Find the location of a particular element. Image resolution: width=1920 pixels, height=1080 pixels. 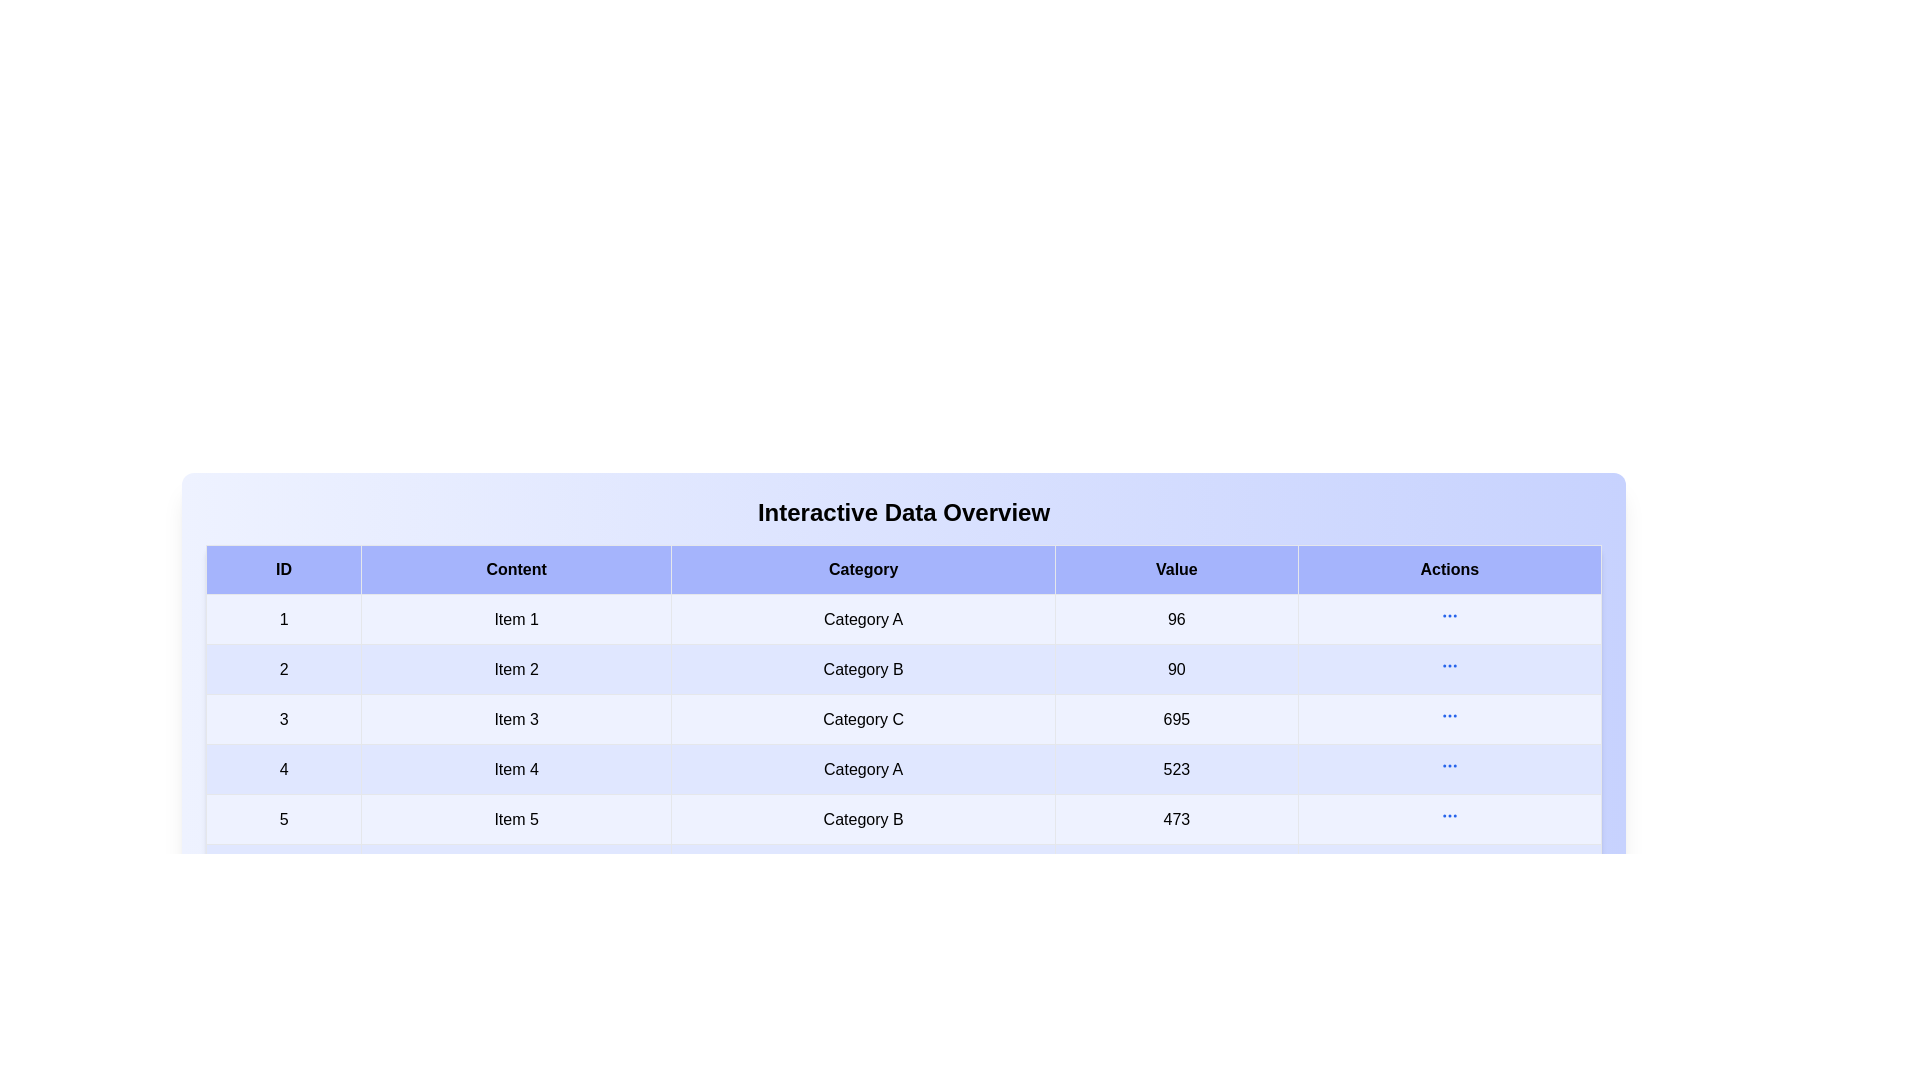

action button in row 2 to view additional details is located at coordinates (1449, 666).